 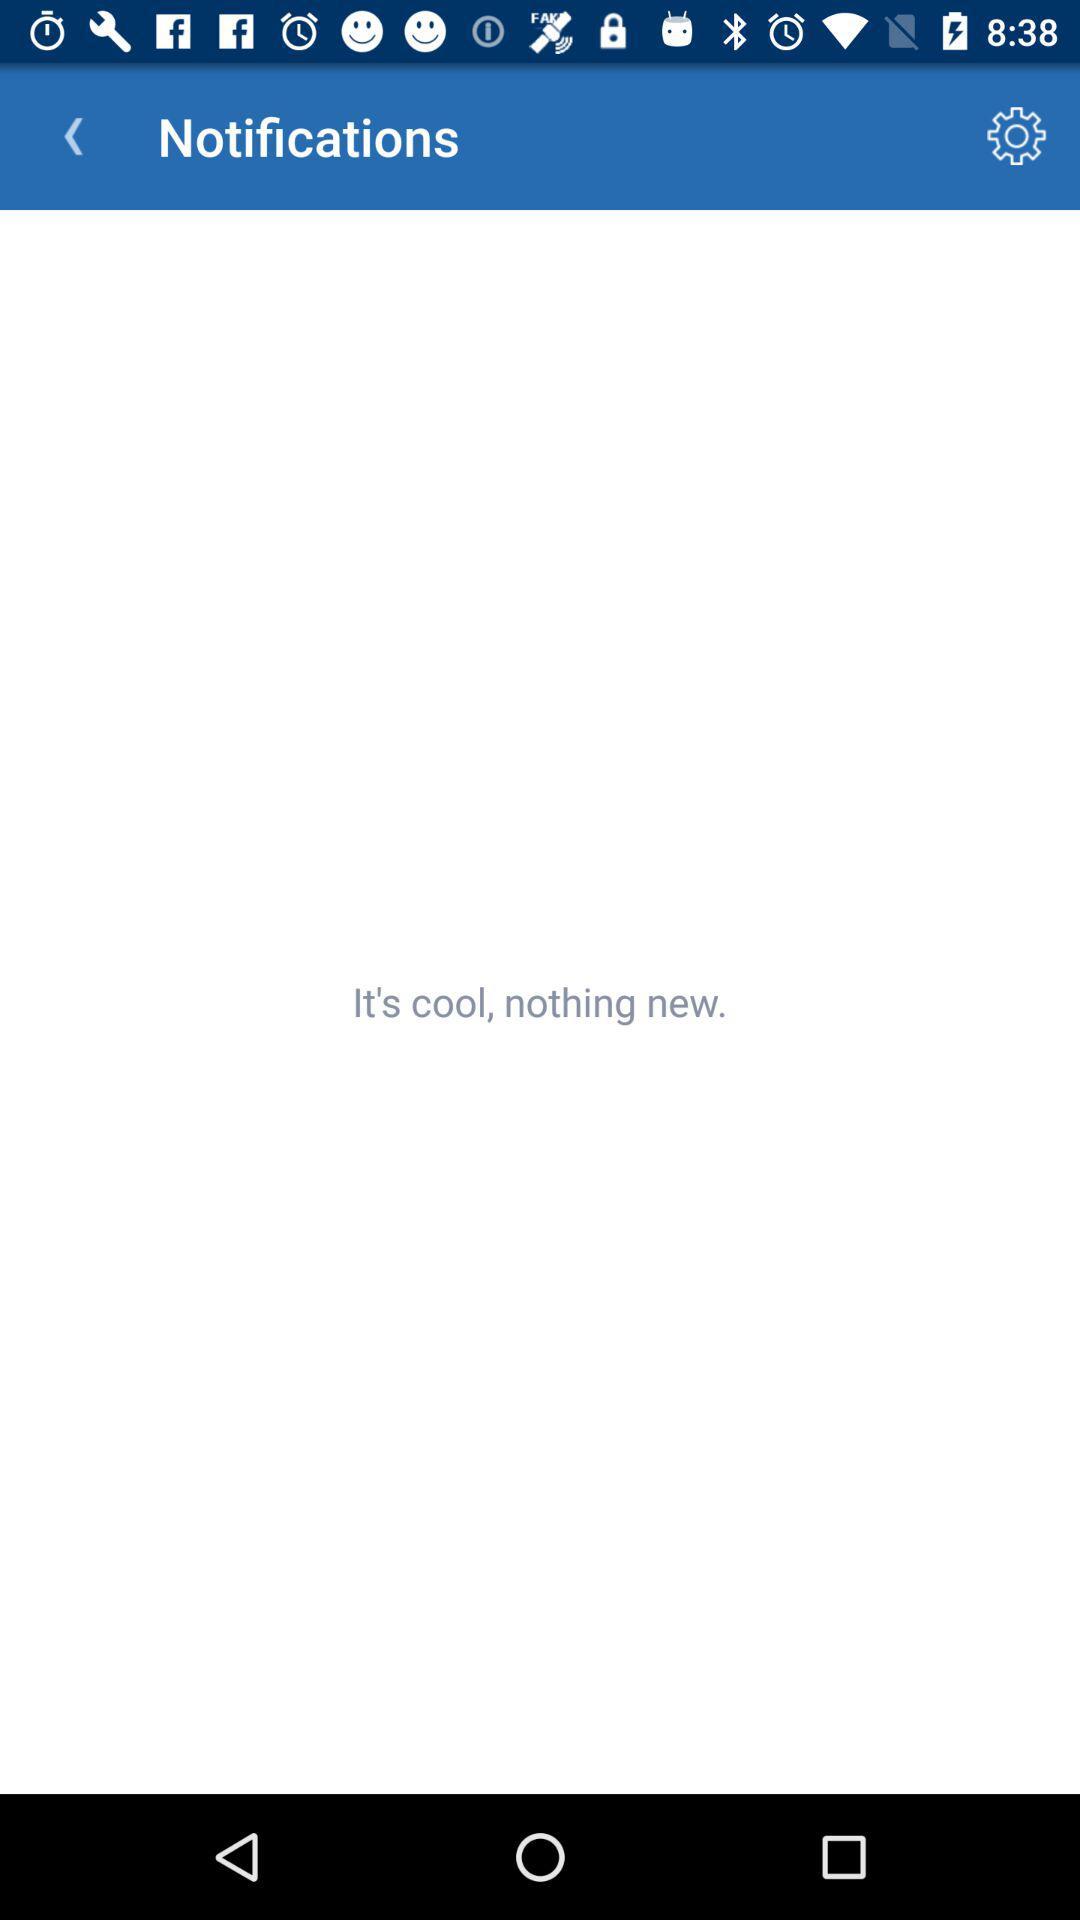 I want to click on the icon next to notifications, so click(x=1017, y=135).